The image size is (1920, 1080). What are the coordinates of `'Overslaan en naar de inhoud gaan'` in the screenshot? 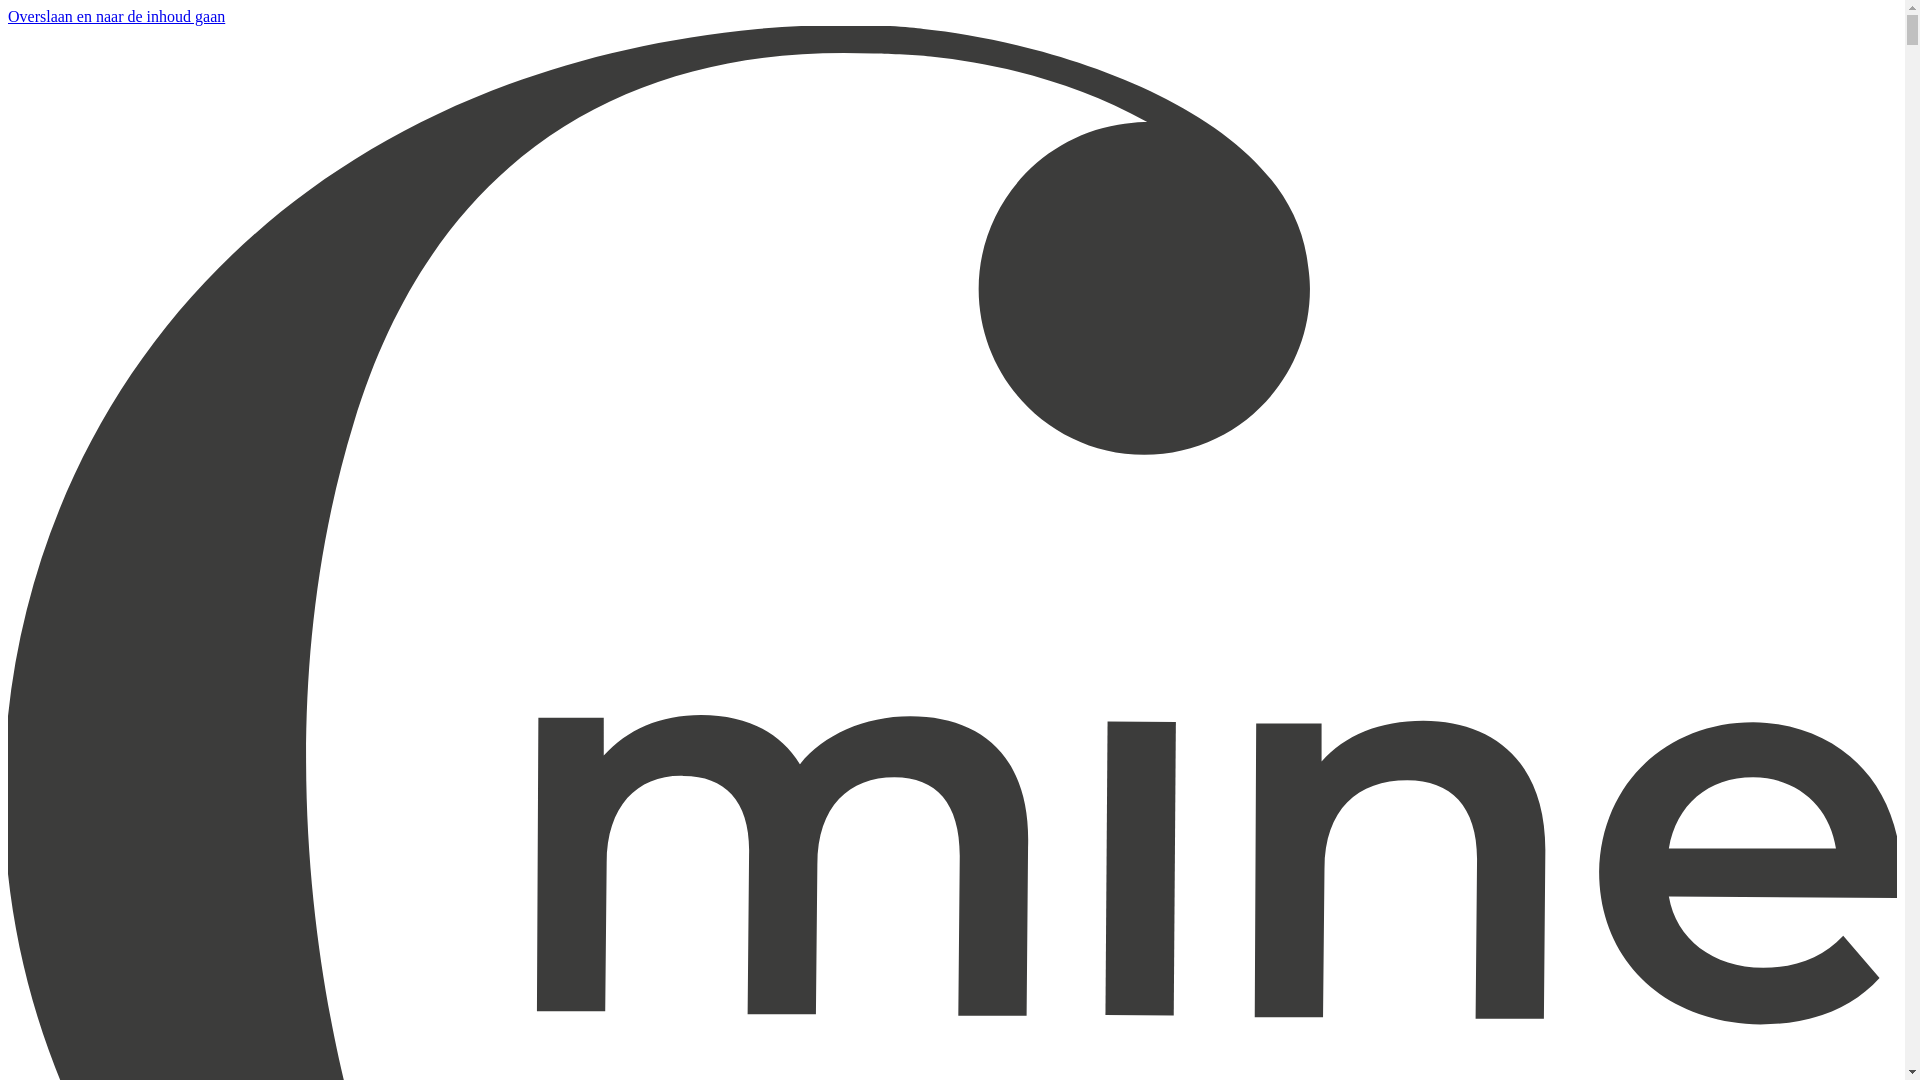 It's located at (115, 16).